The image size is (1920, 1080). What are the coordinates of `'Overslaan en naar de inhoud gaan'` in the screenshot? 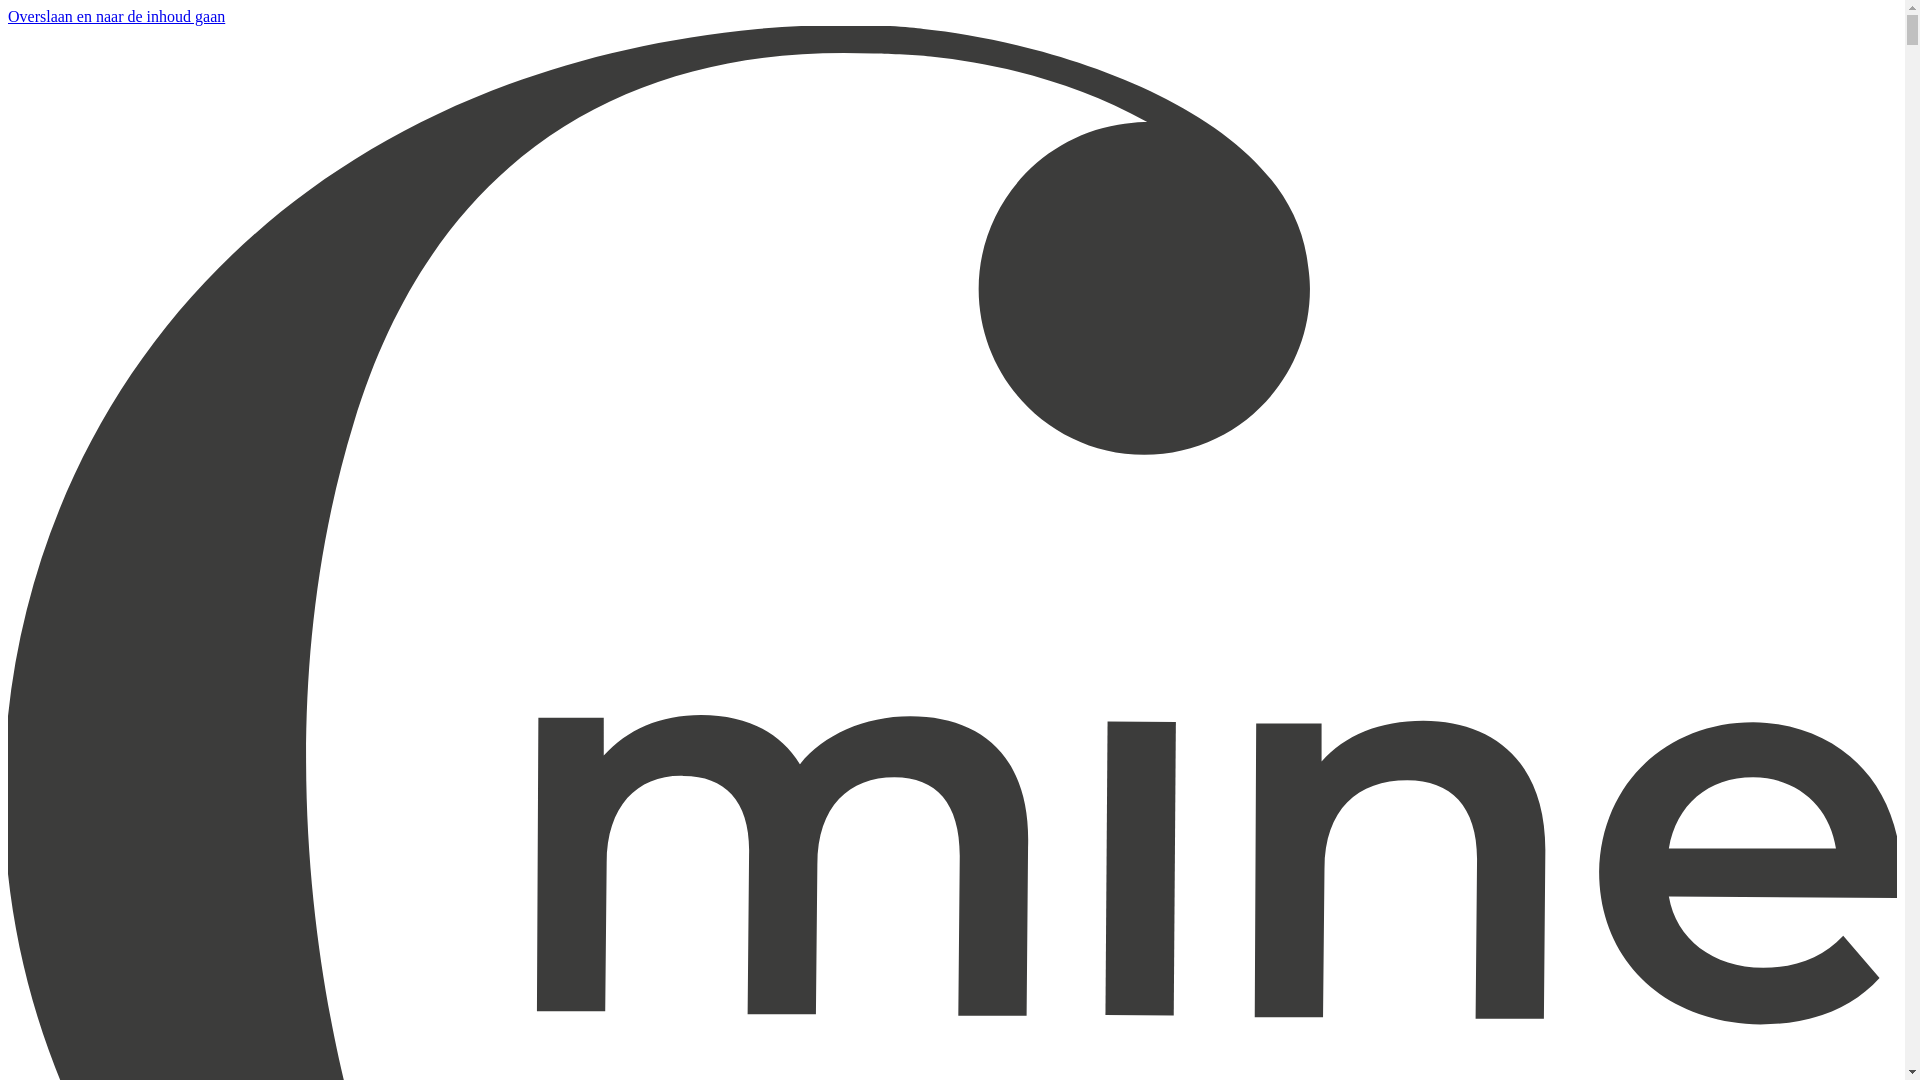 It's located at (115, 16).